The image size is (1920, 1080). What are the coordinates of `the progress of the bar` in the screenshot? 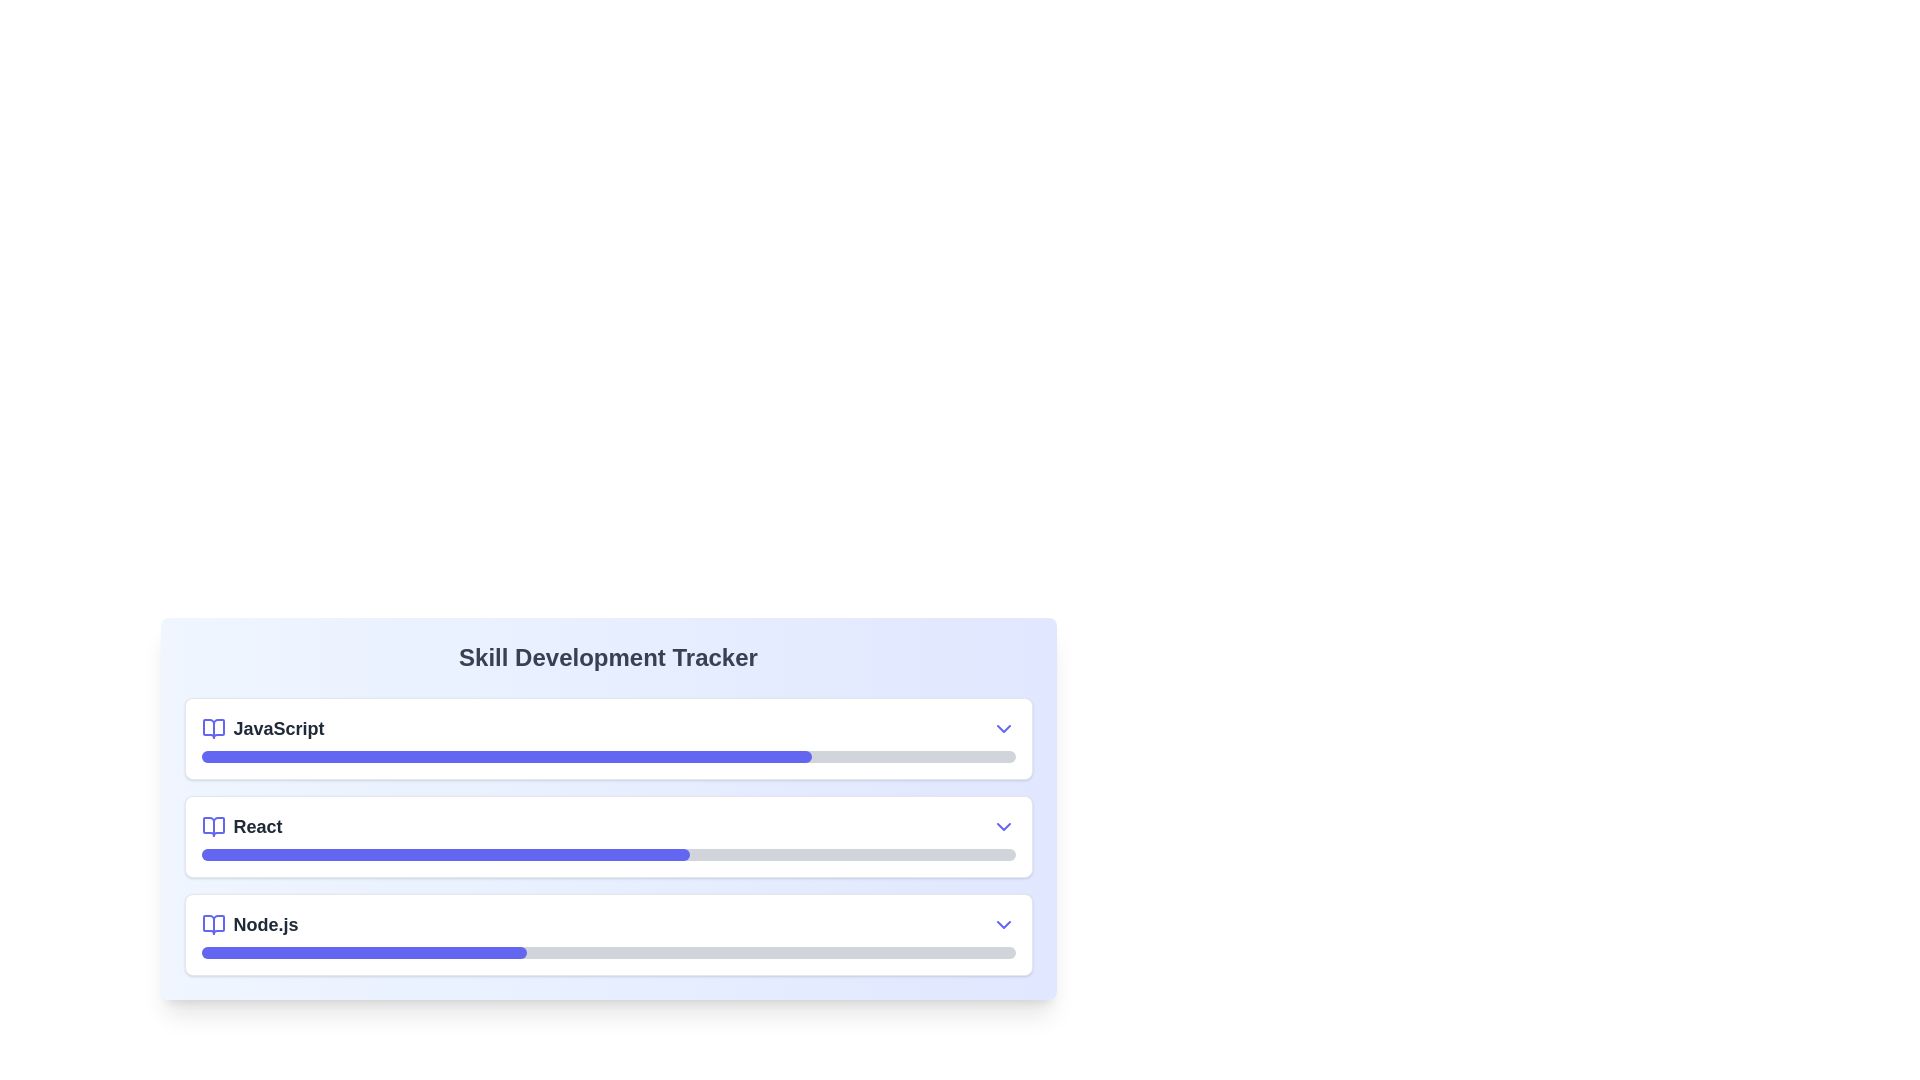 It's located at (436, 855).